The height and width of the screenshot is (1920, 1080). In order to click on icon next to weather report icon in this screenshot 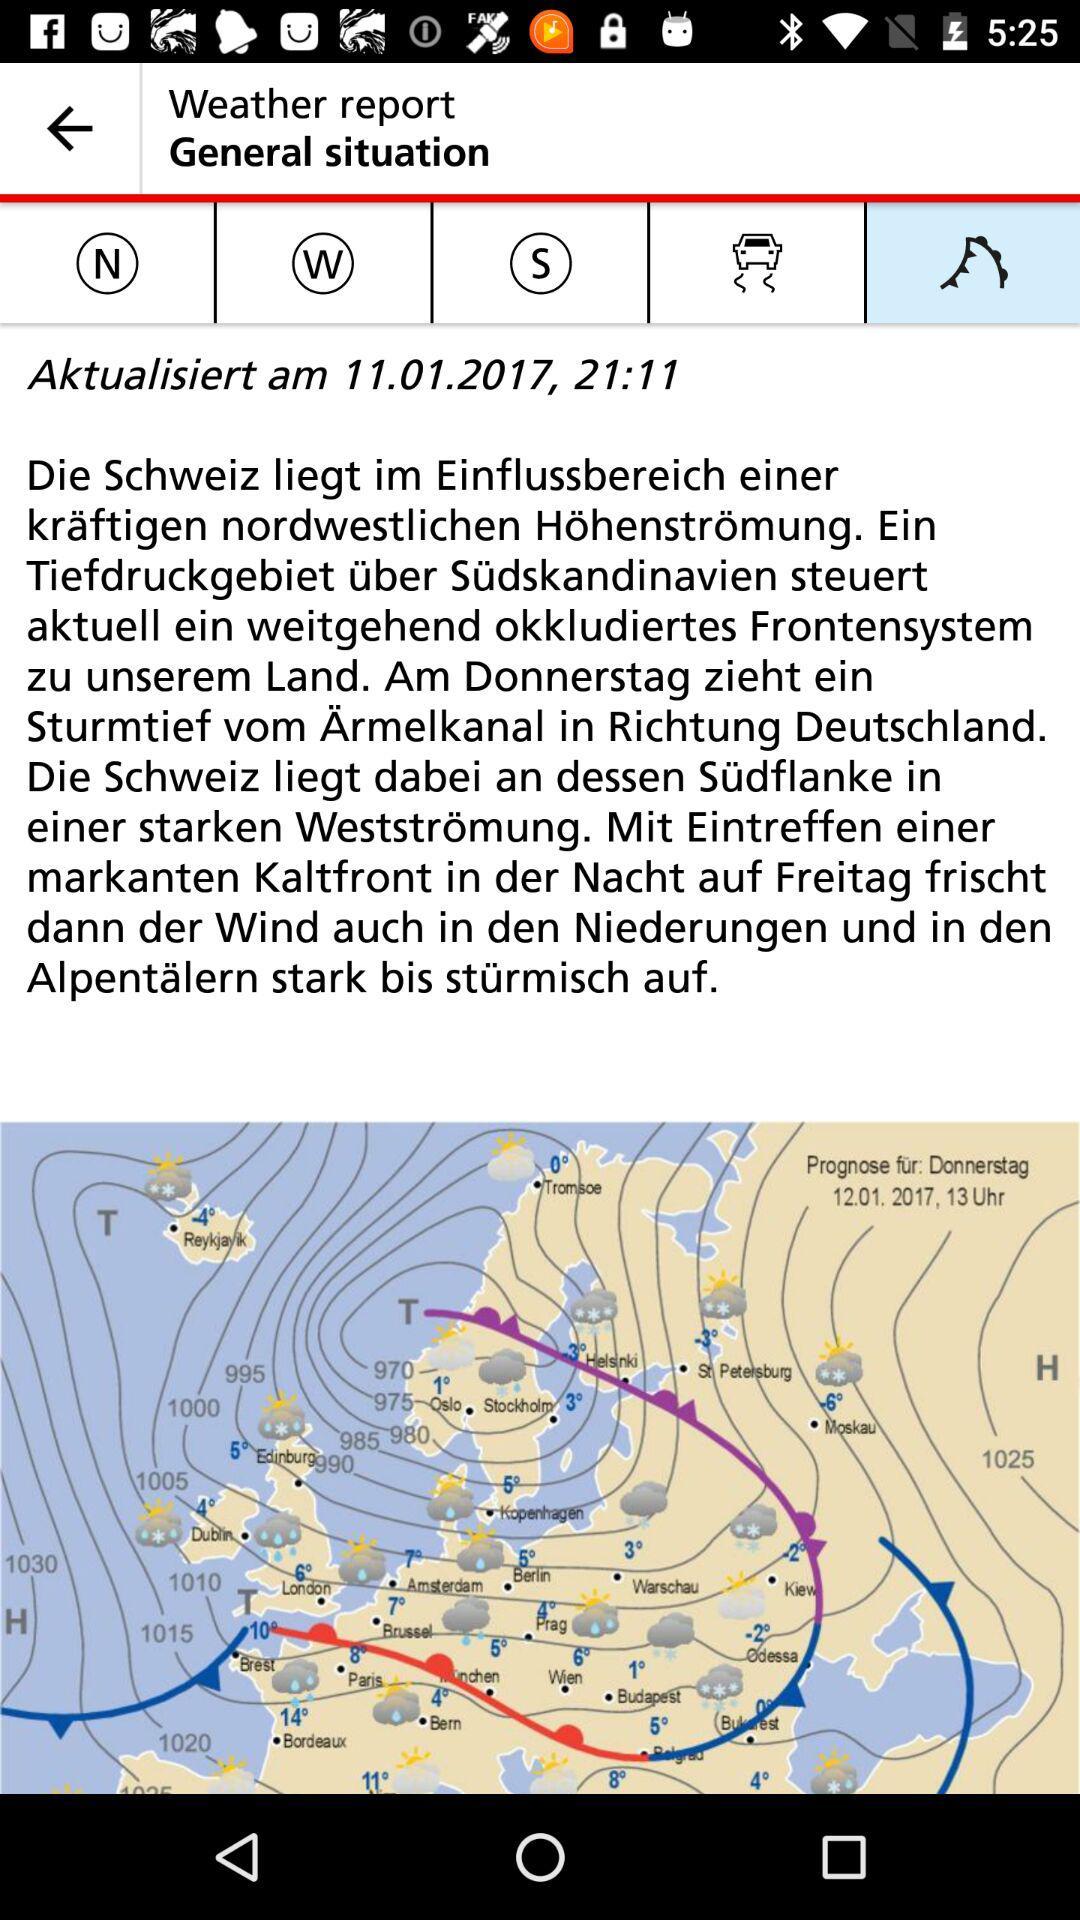, I will do `click(68, 127)`.